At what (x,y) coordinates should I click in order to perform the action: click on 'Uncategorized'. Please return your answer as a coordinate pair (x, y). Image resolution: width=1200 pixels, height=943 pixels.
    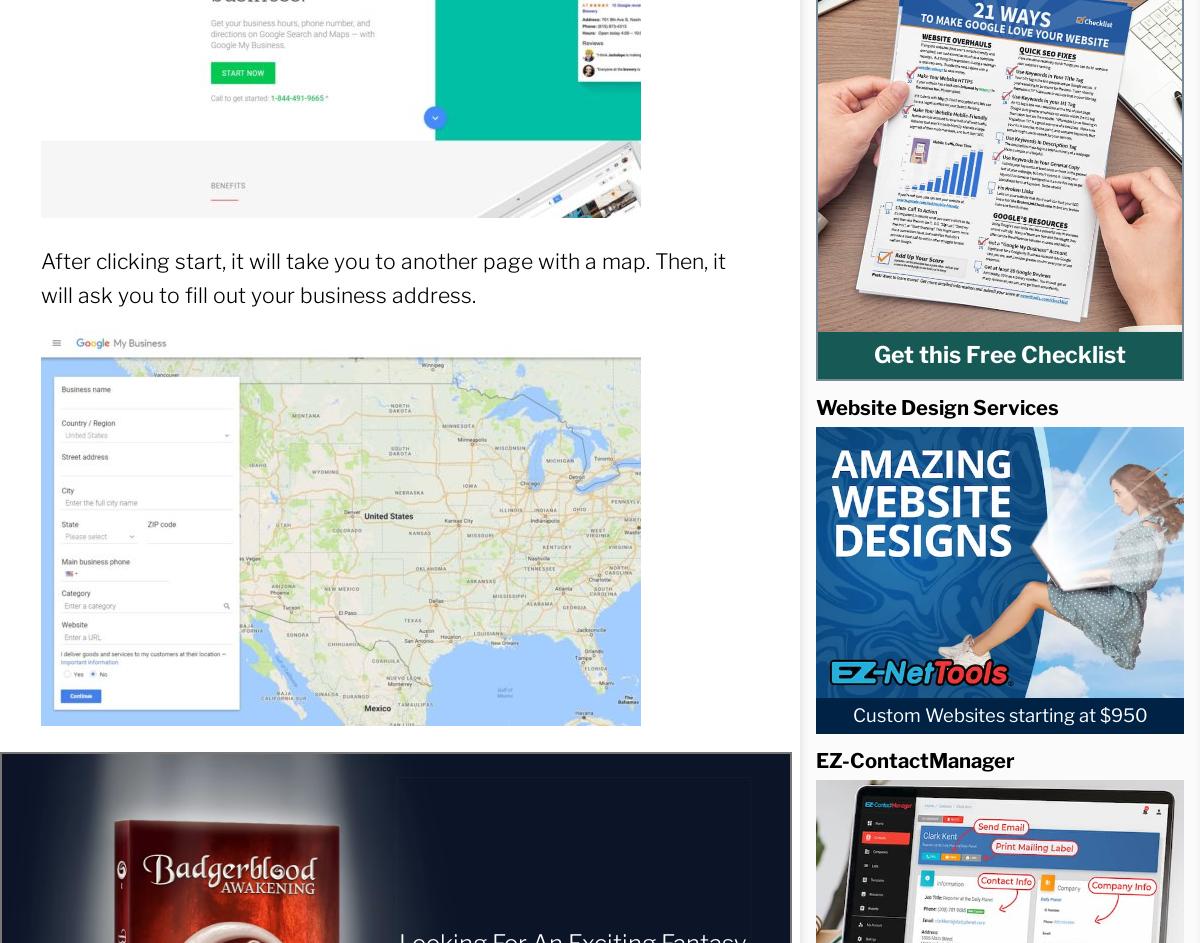
    Looking at the image, I should click on (218, 240).